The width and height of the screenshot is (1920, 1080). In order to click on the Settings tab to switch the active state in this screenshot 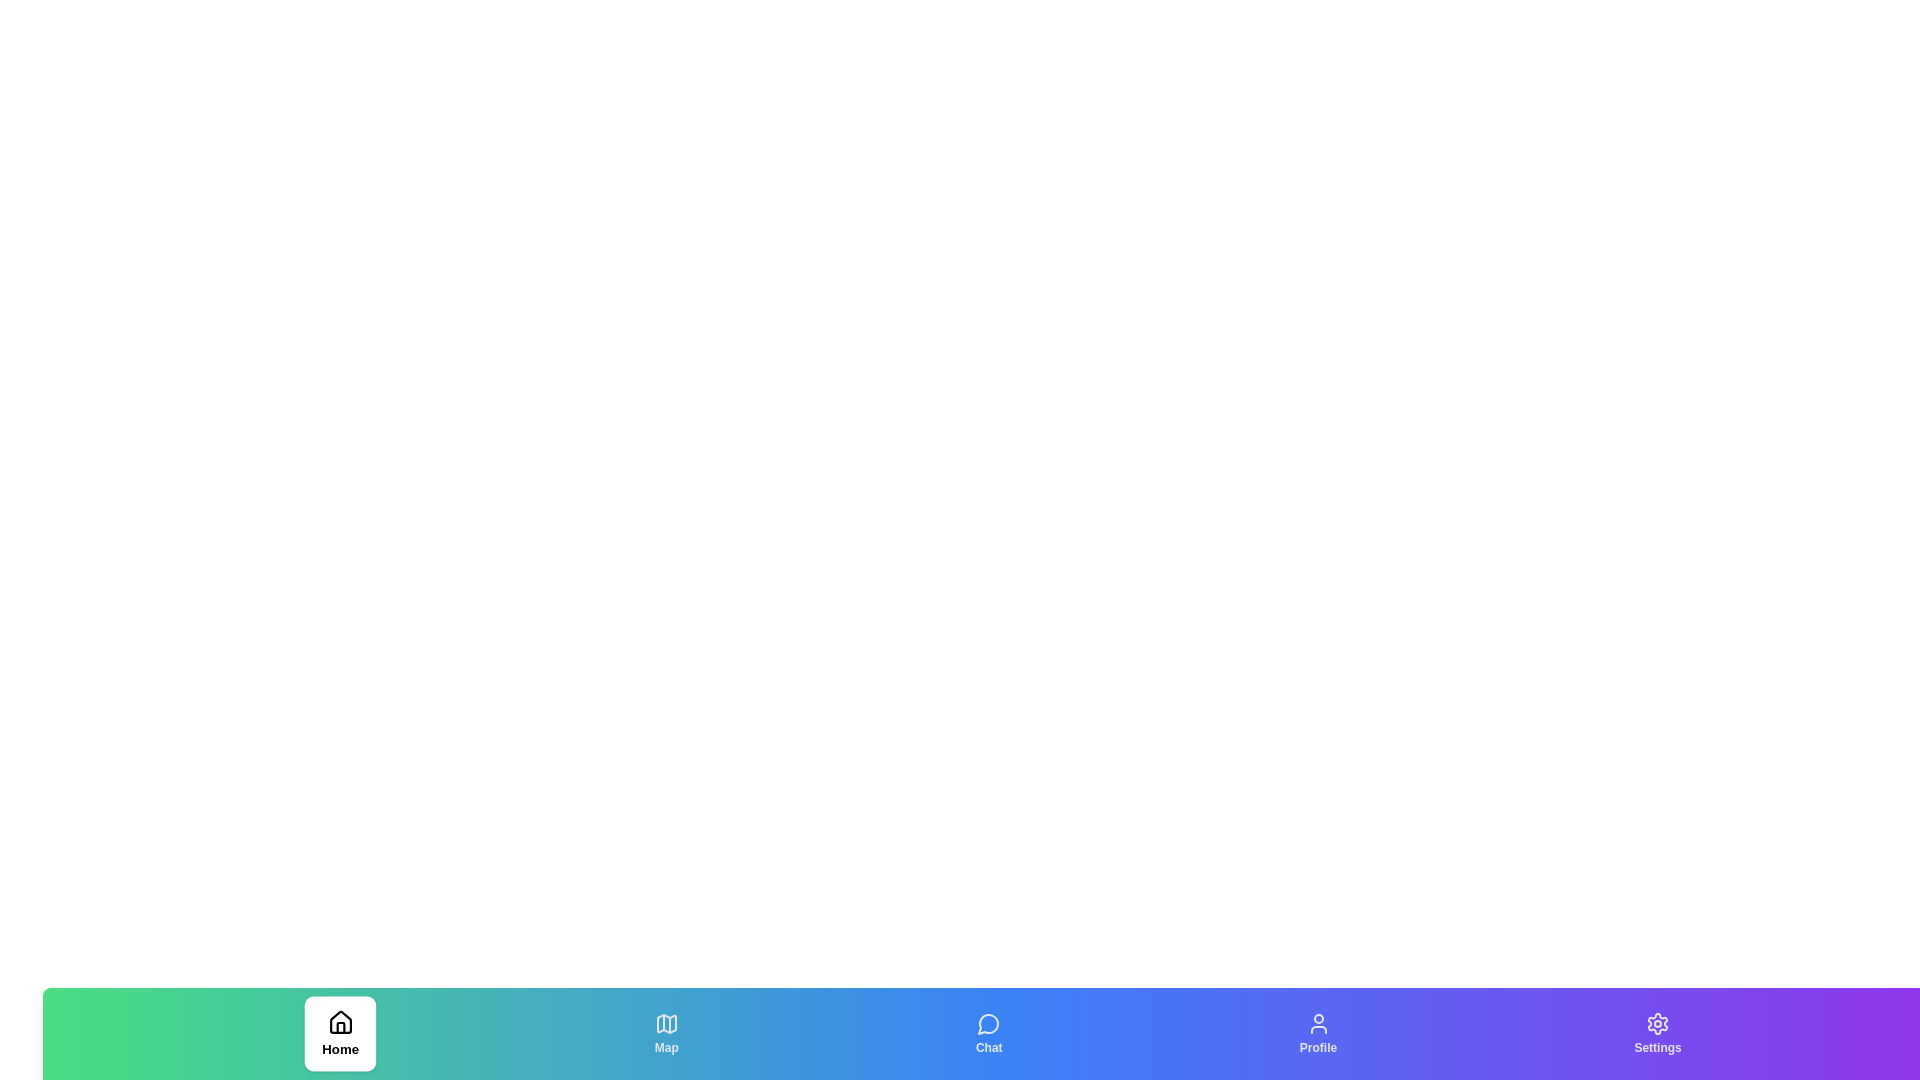, I will do `click(1658, 1033)`.